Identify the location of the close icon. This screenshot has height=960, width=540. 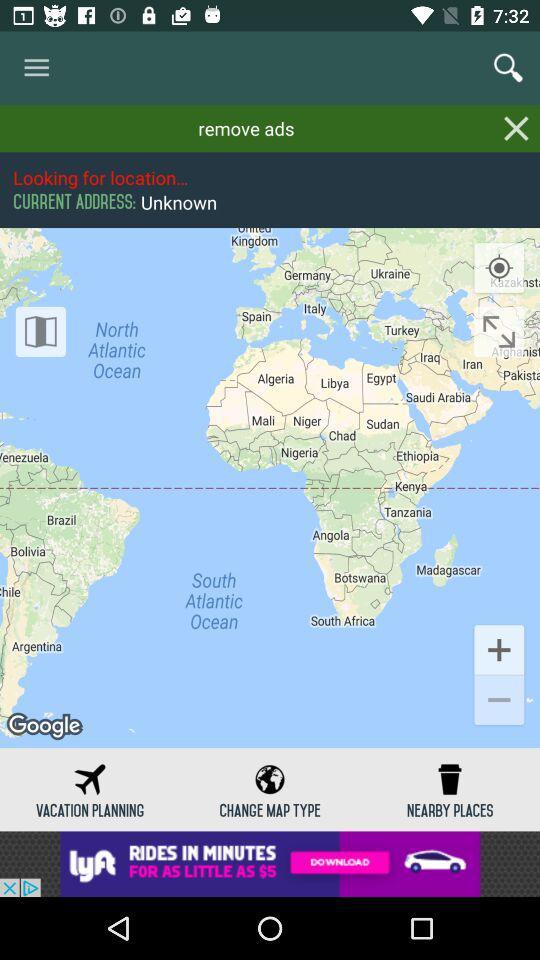
(516, 127).